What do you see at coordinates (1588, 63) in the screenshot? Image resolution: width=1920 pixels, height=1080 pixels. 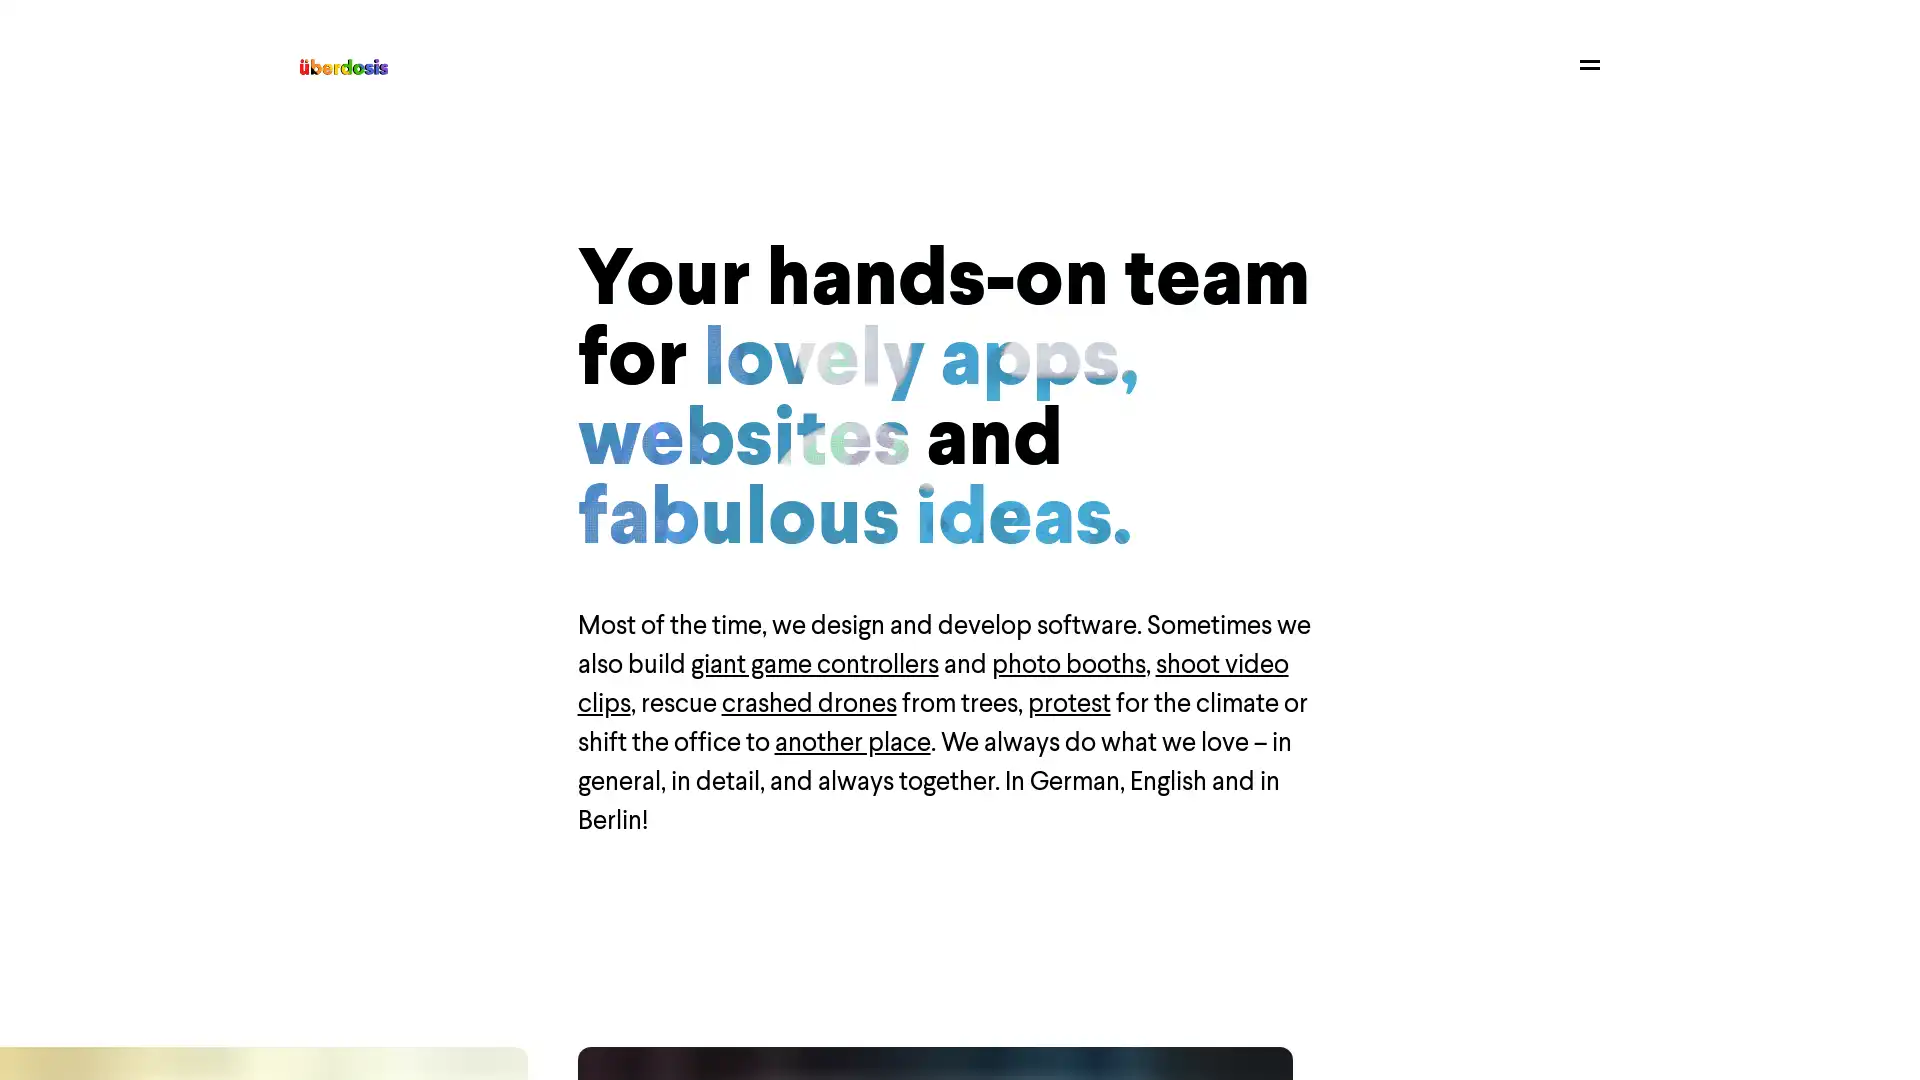 I see `Open menu` at bounding box center [1588, 63].